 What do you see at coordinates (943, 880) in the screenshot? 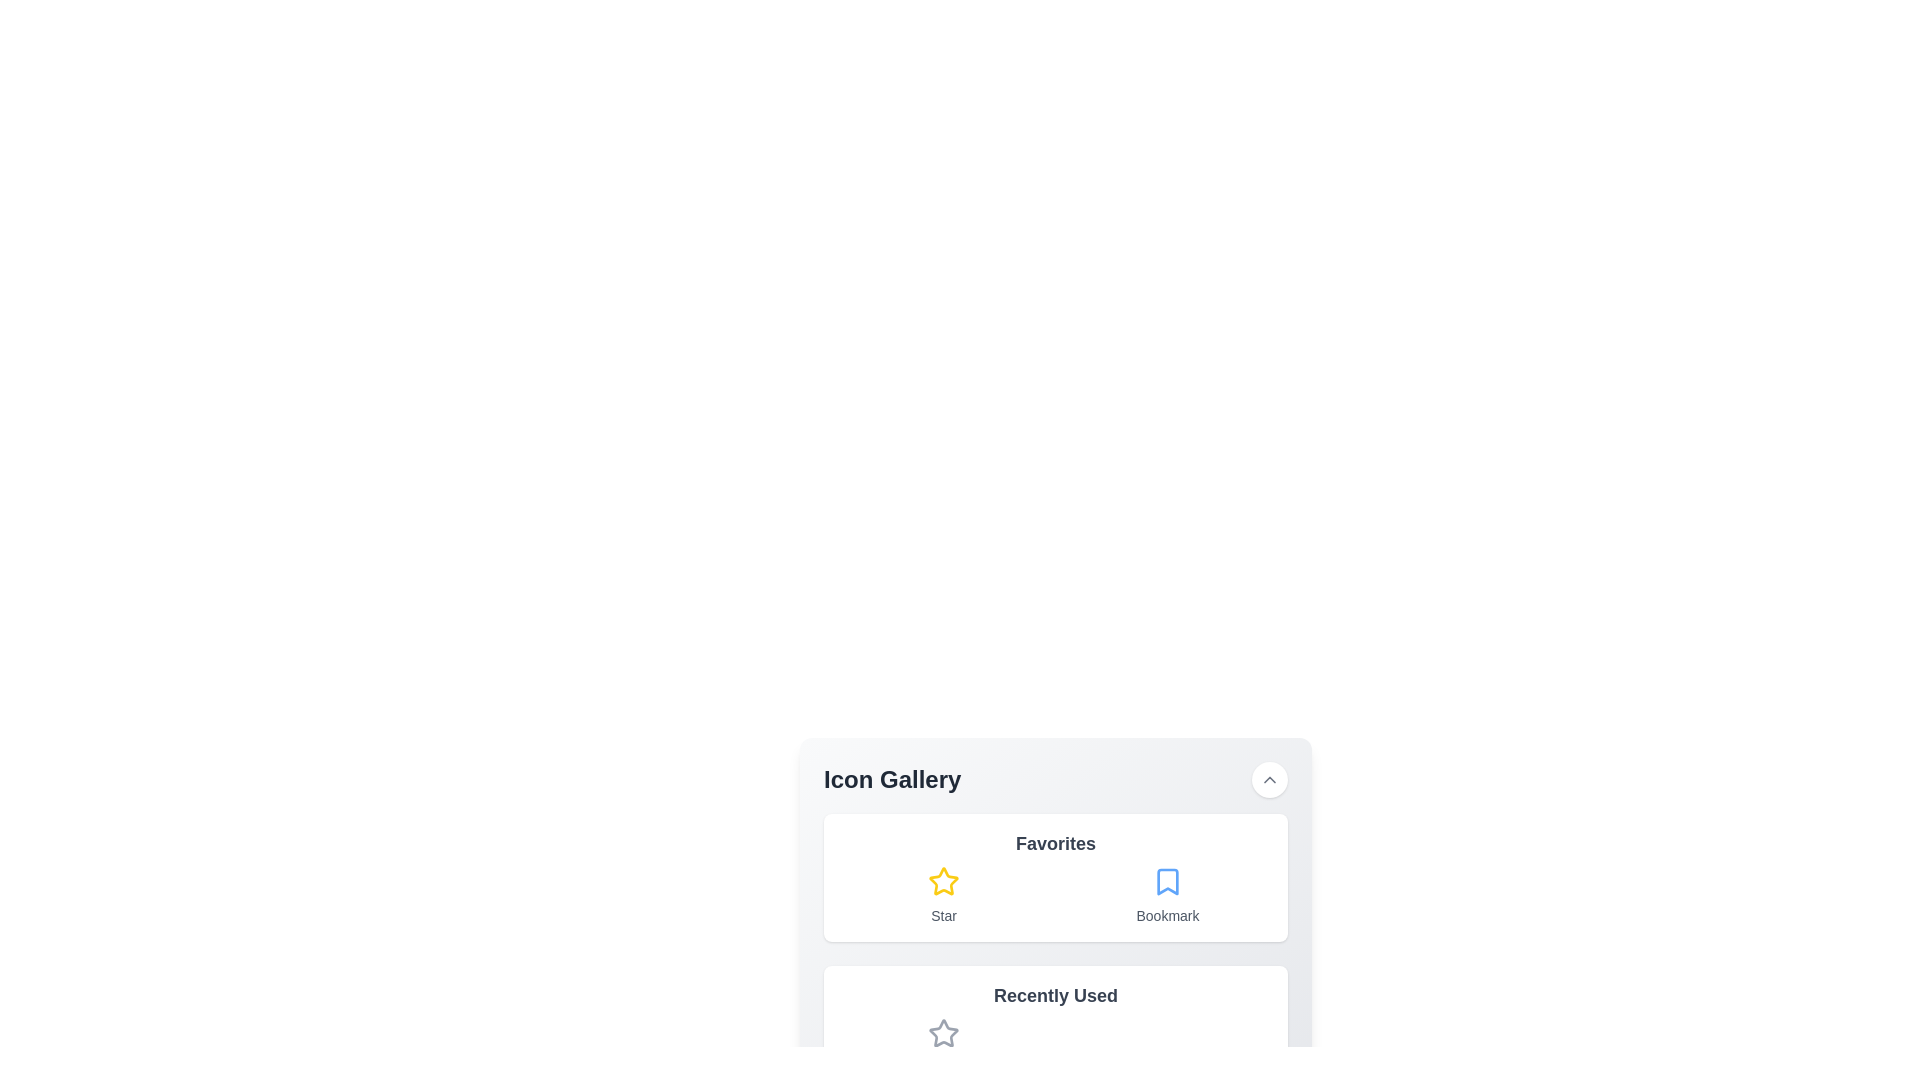
I see `the yellow star icon located in the 'Favorites' section of the 'Icon Gallery'` at bounding box center [943, 880].